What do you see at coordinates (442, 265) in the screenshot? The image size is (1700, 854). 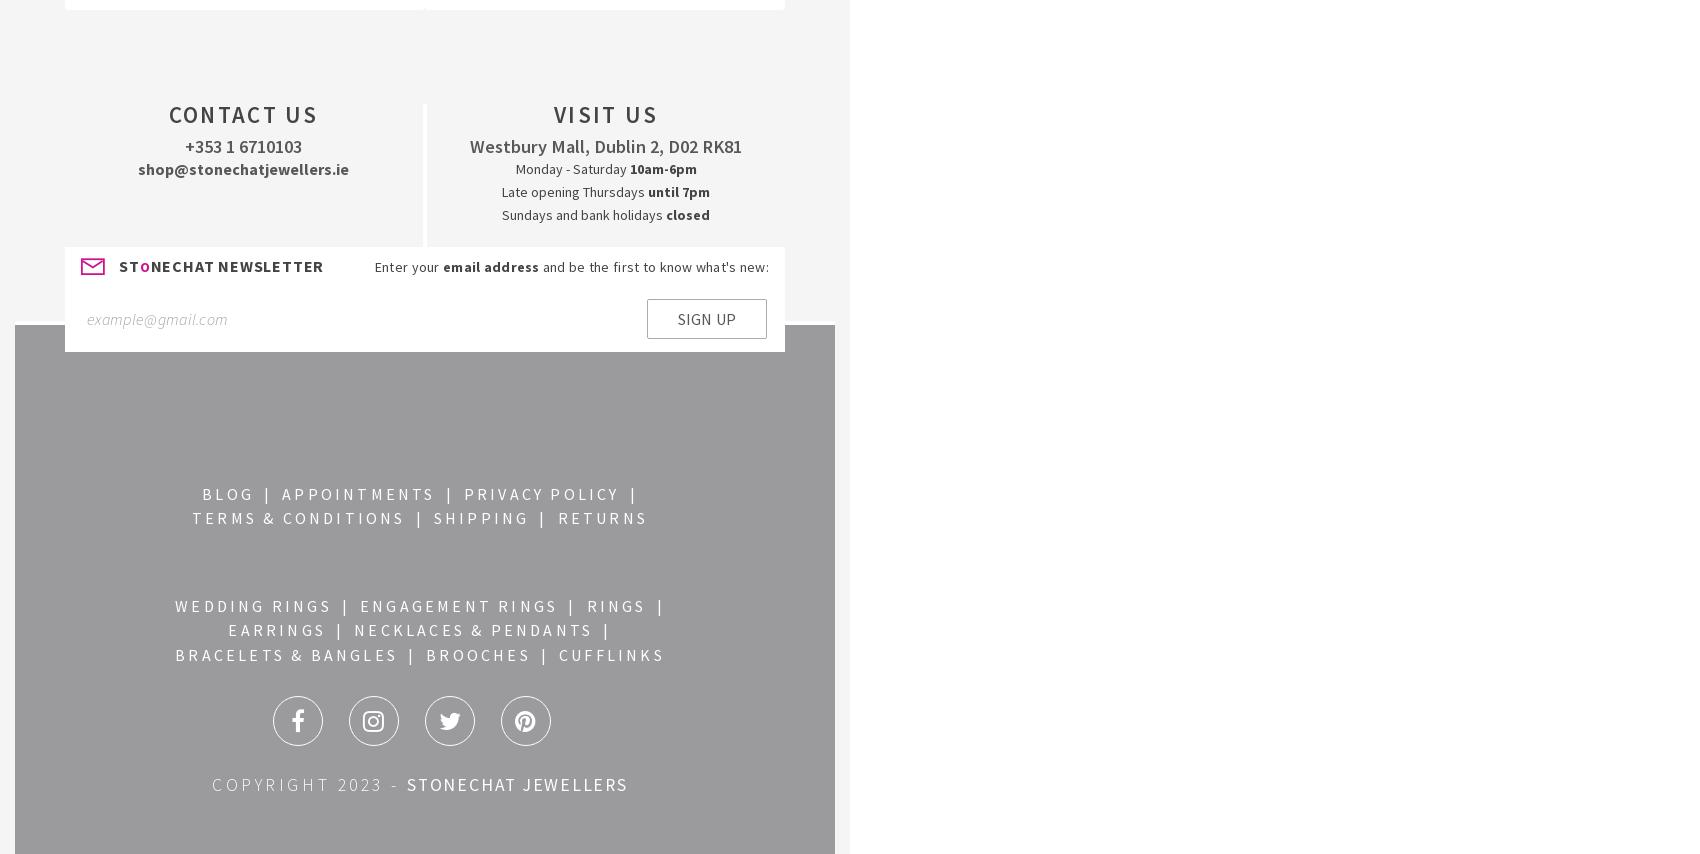 I see `'email address'` at bounding box center [442, 265].